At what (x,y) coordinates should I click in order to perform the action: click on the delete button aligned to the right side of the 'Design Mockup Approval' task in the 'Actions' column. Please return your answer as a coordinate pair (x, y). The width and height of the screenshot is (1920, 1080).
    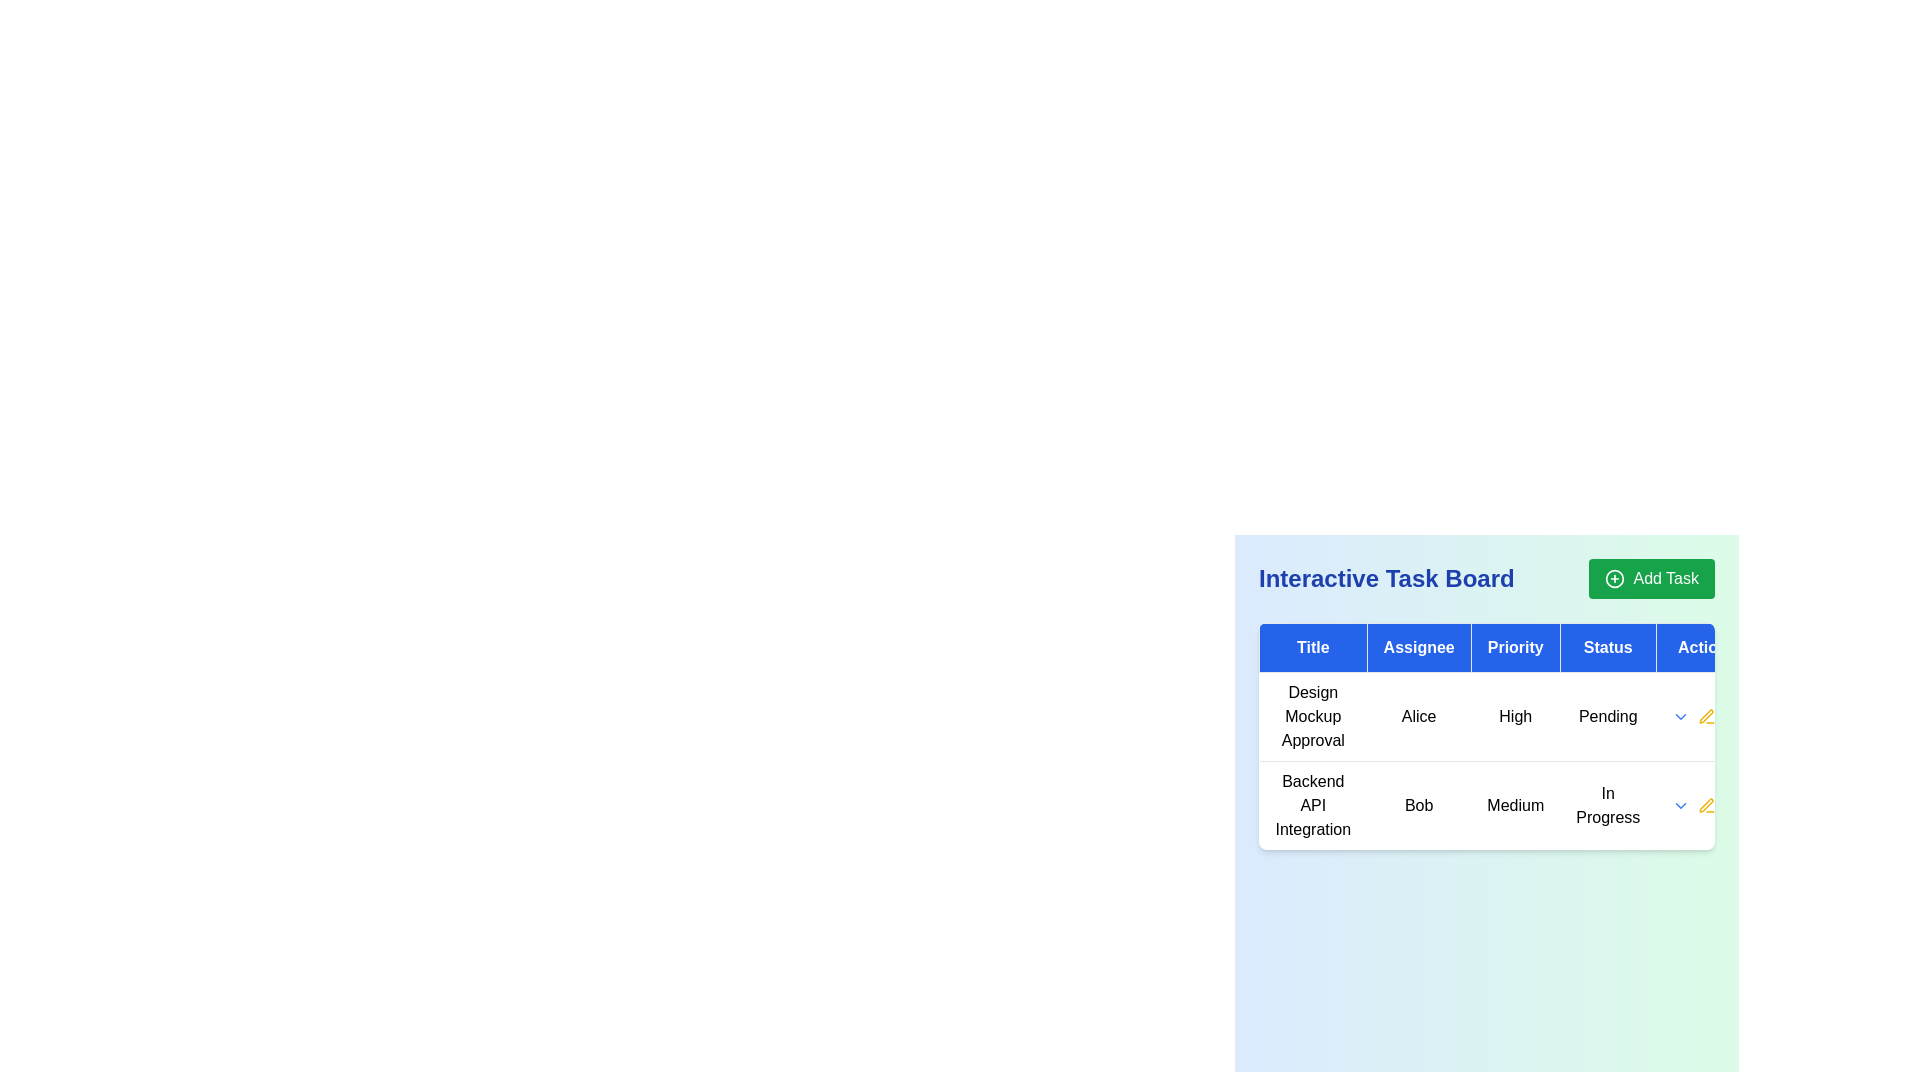
    Looking at the image, I should click on (1732, 716).